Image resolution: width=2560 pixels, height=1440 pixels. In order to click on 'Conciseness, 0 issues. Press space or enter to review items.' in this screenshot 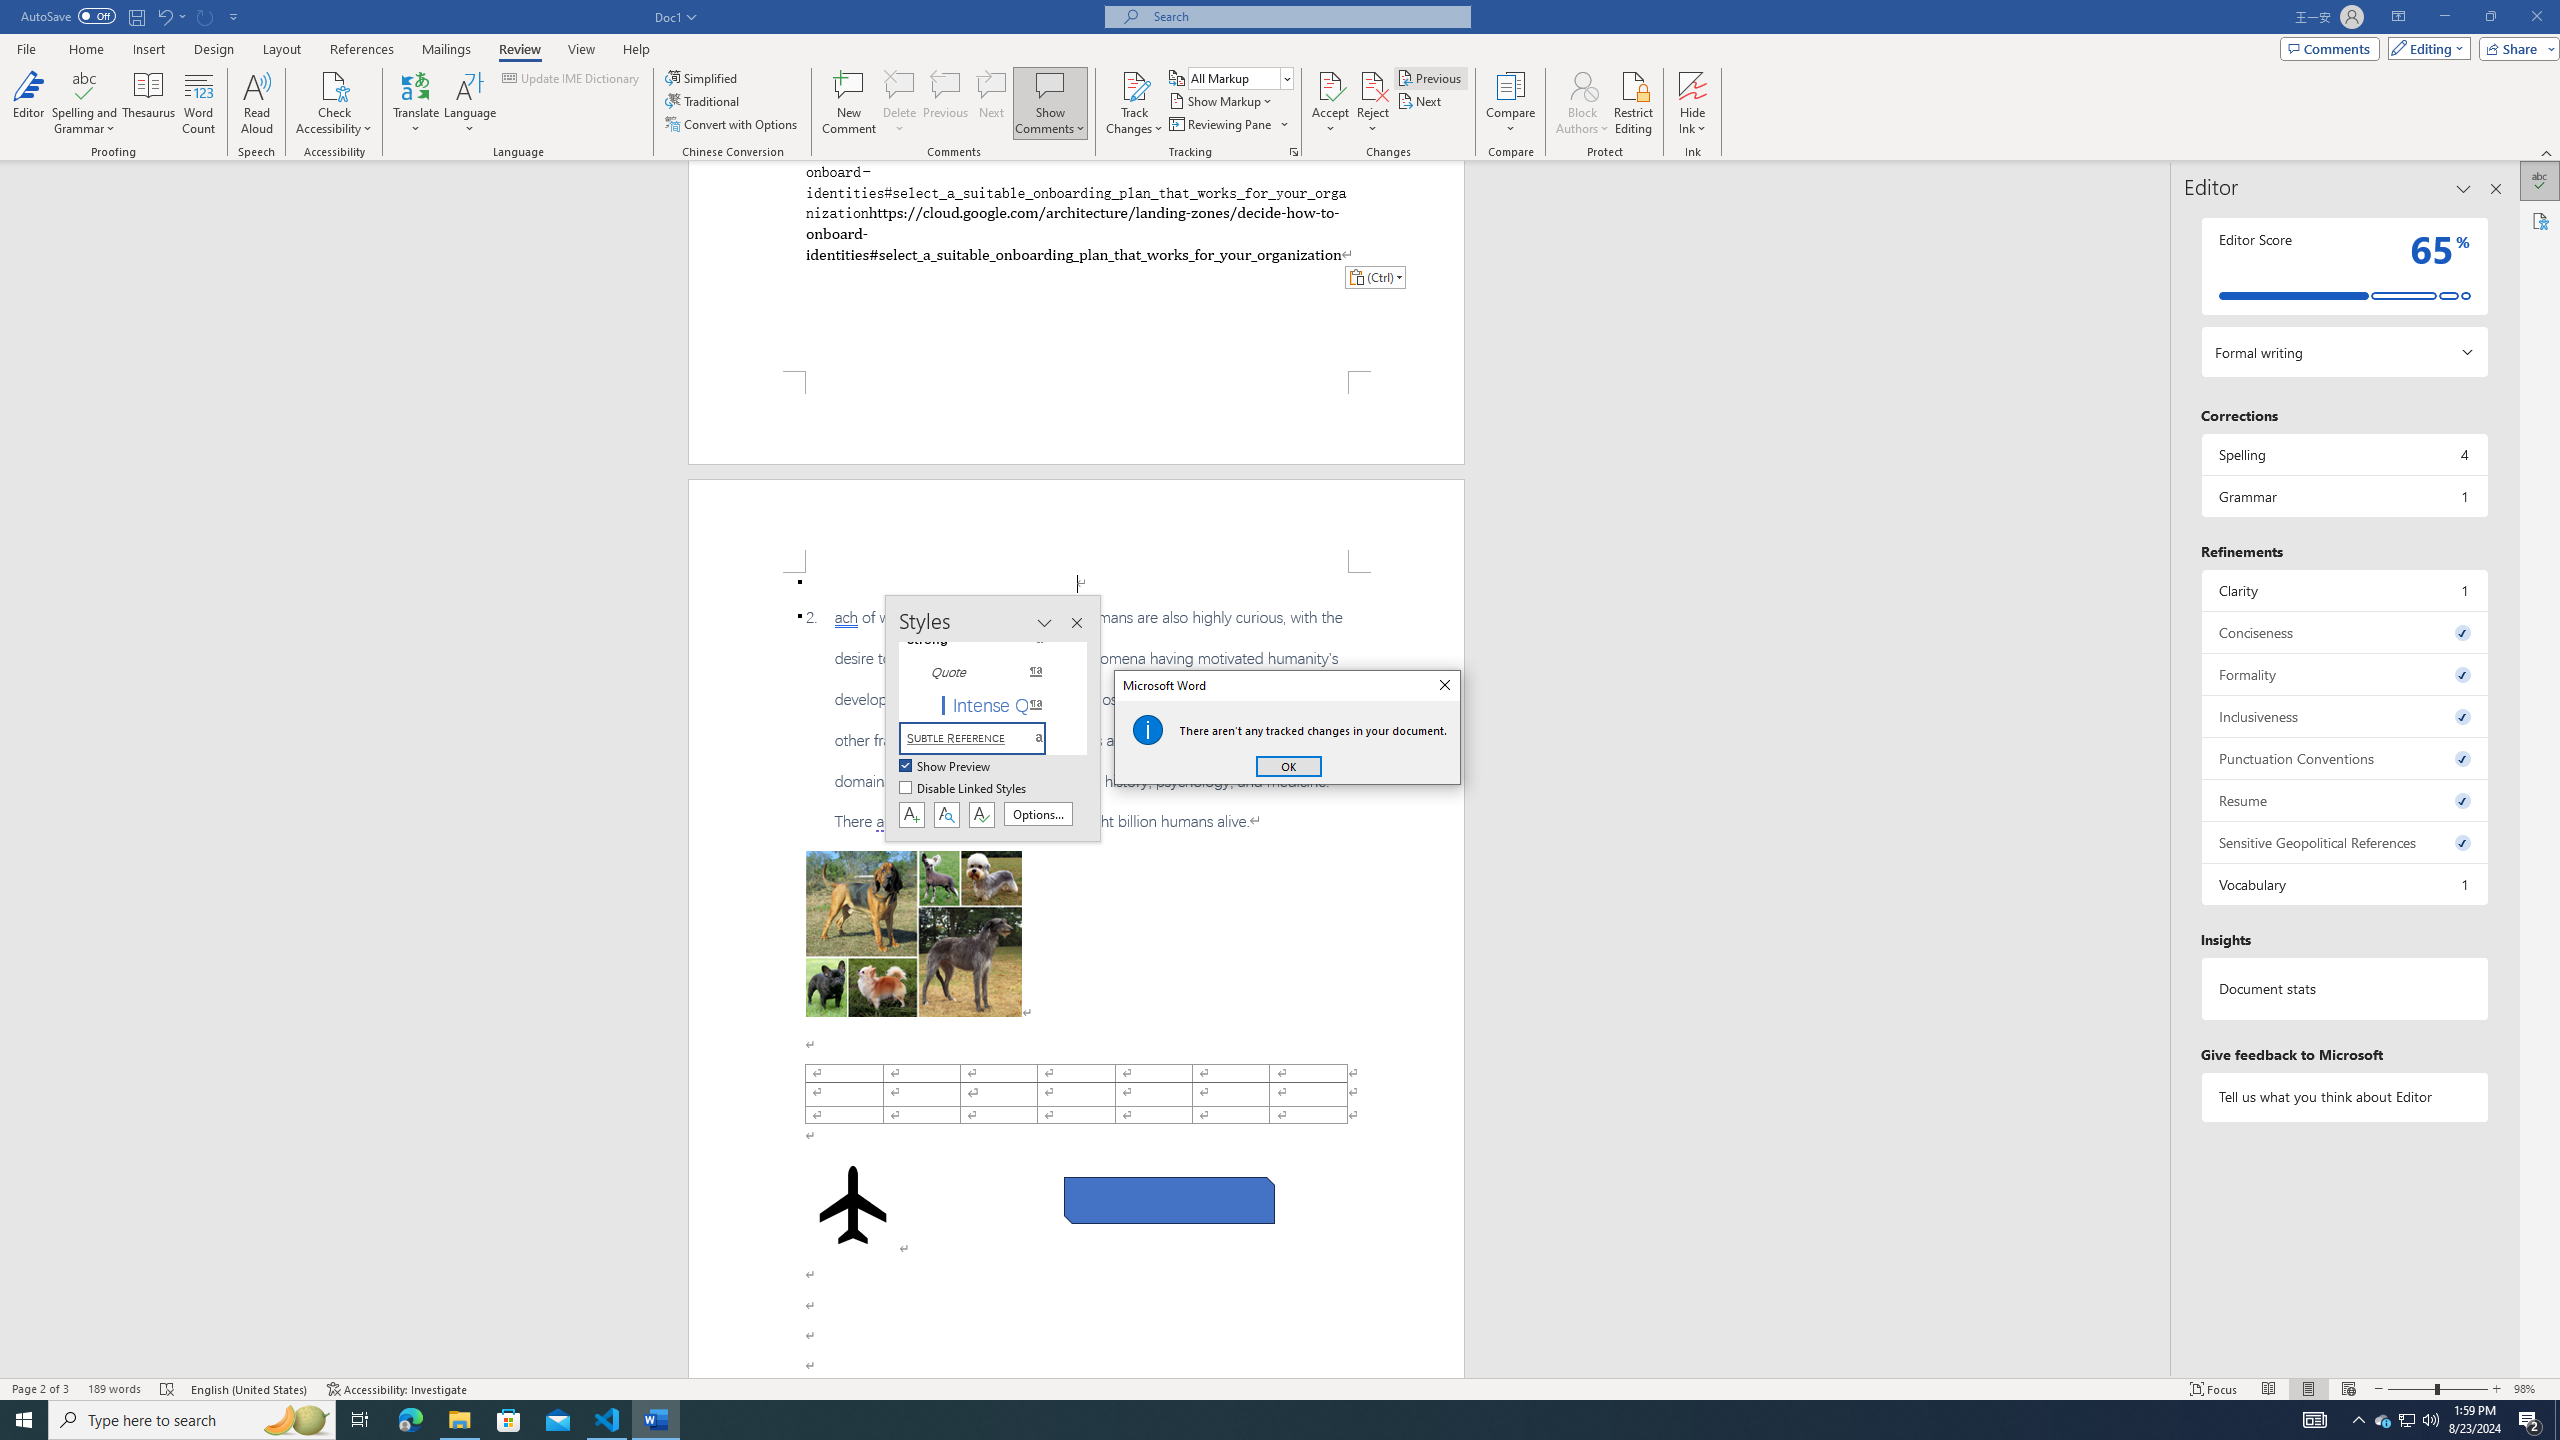, I will do `click(2343, 631)`.